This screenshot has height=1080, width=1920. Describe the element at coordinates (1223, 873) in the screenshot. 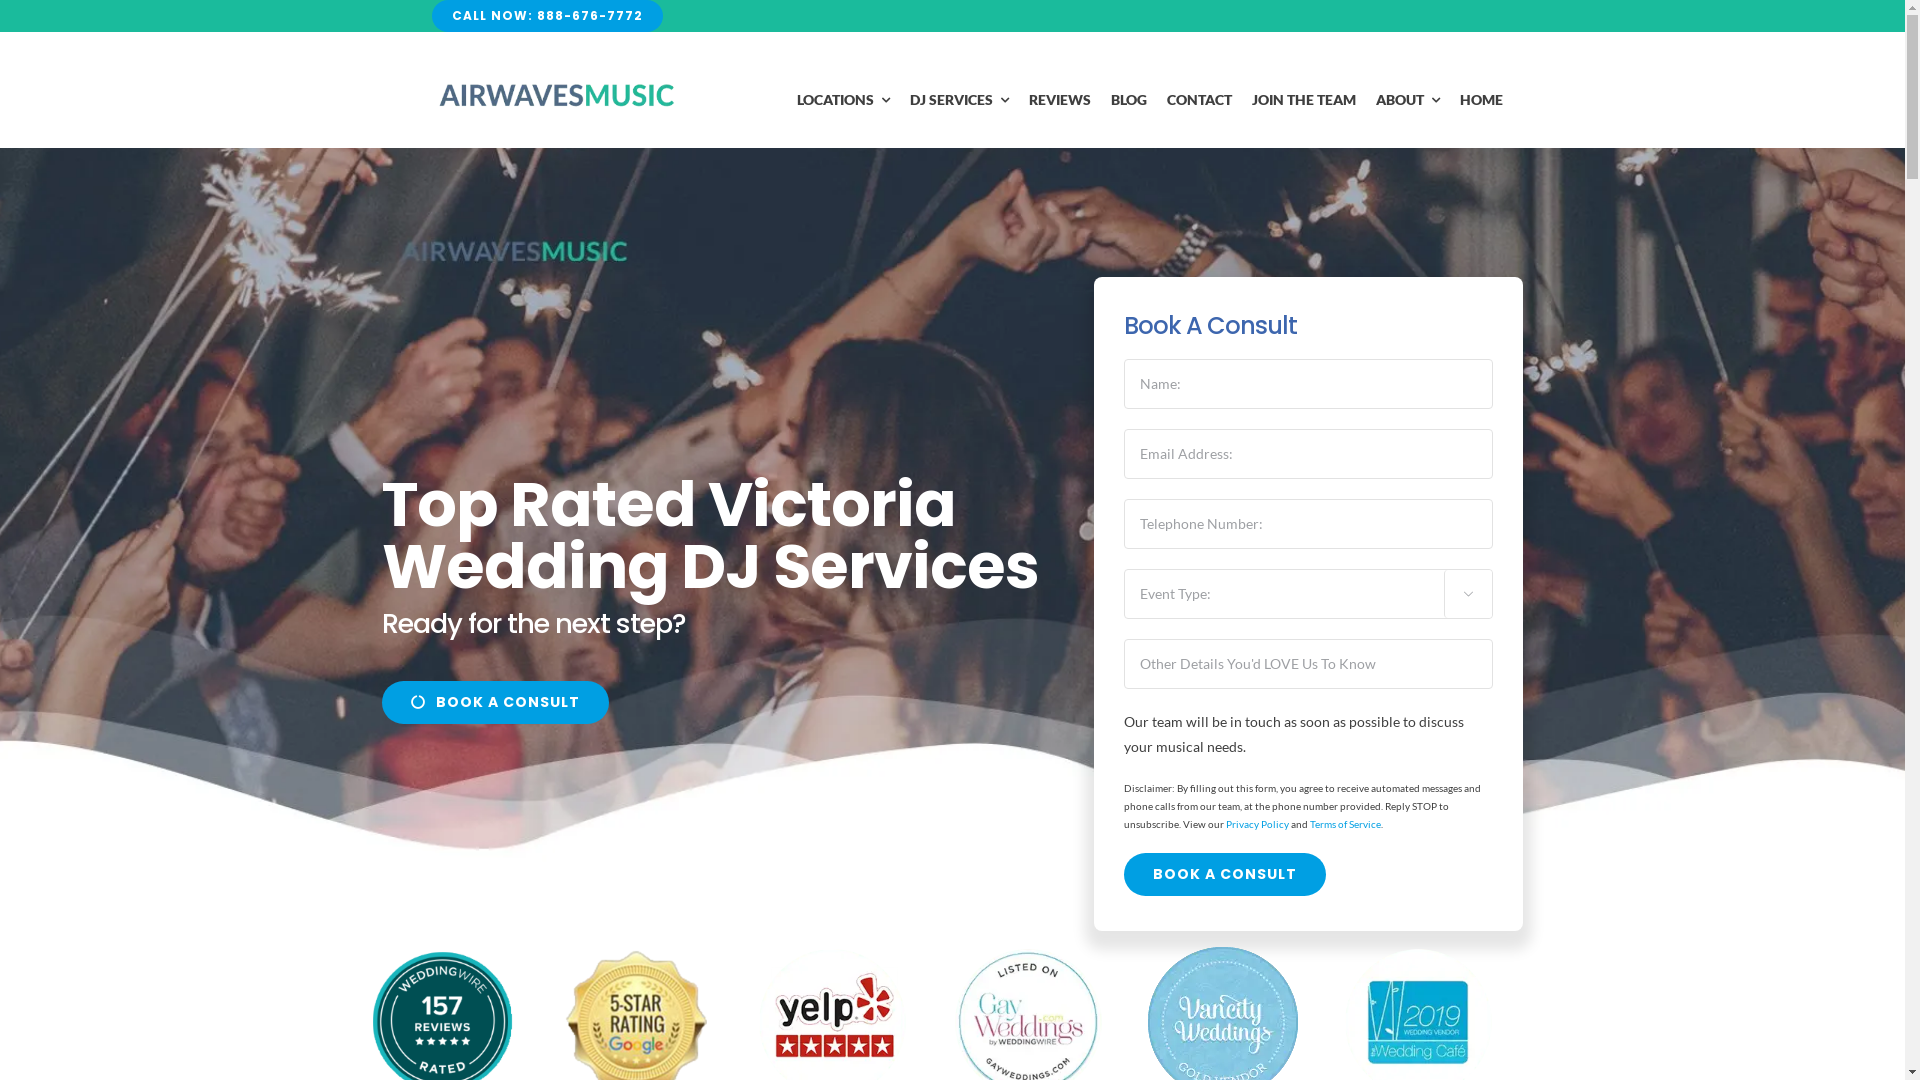

I see `'Book A Consult'` at that location.